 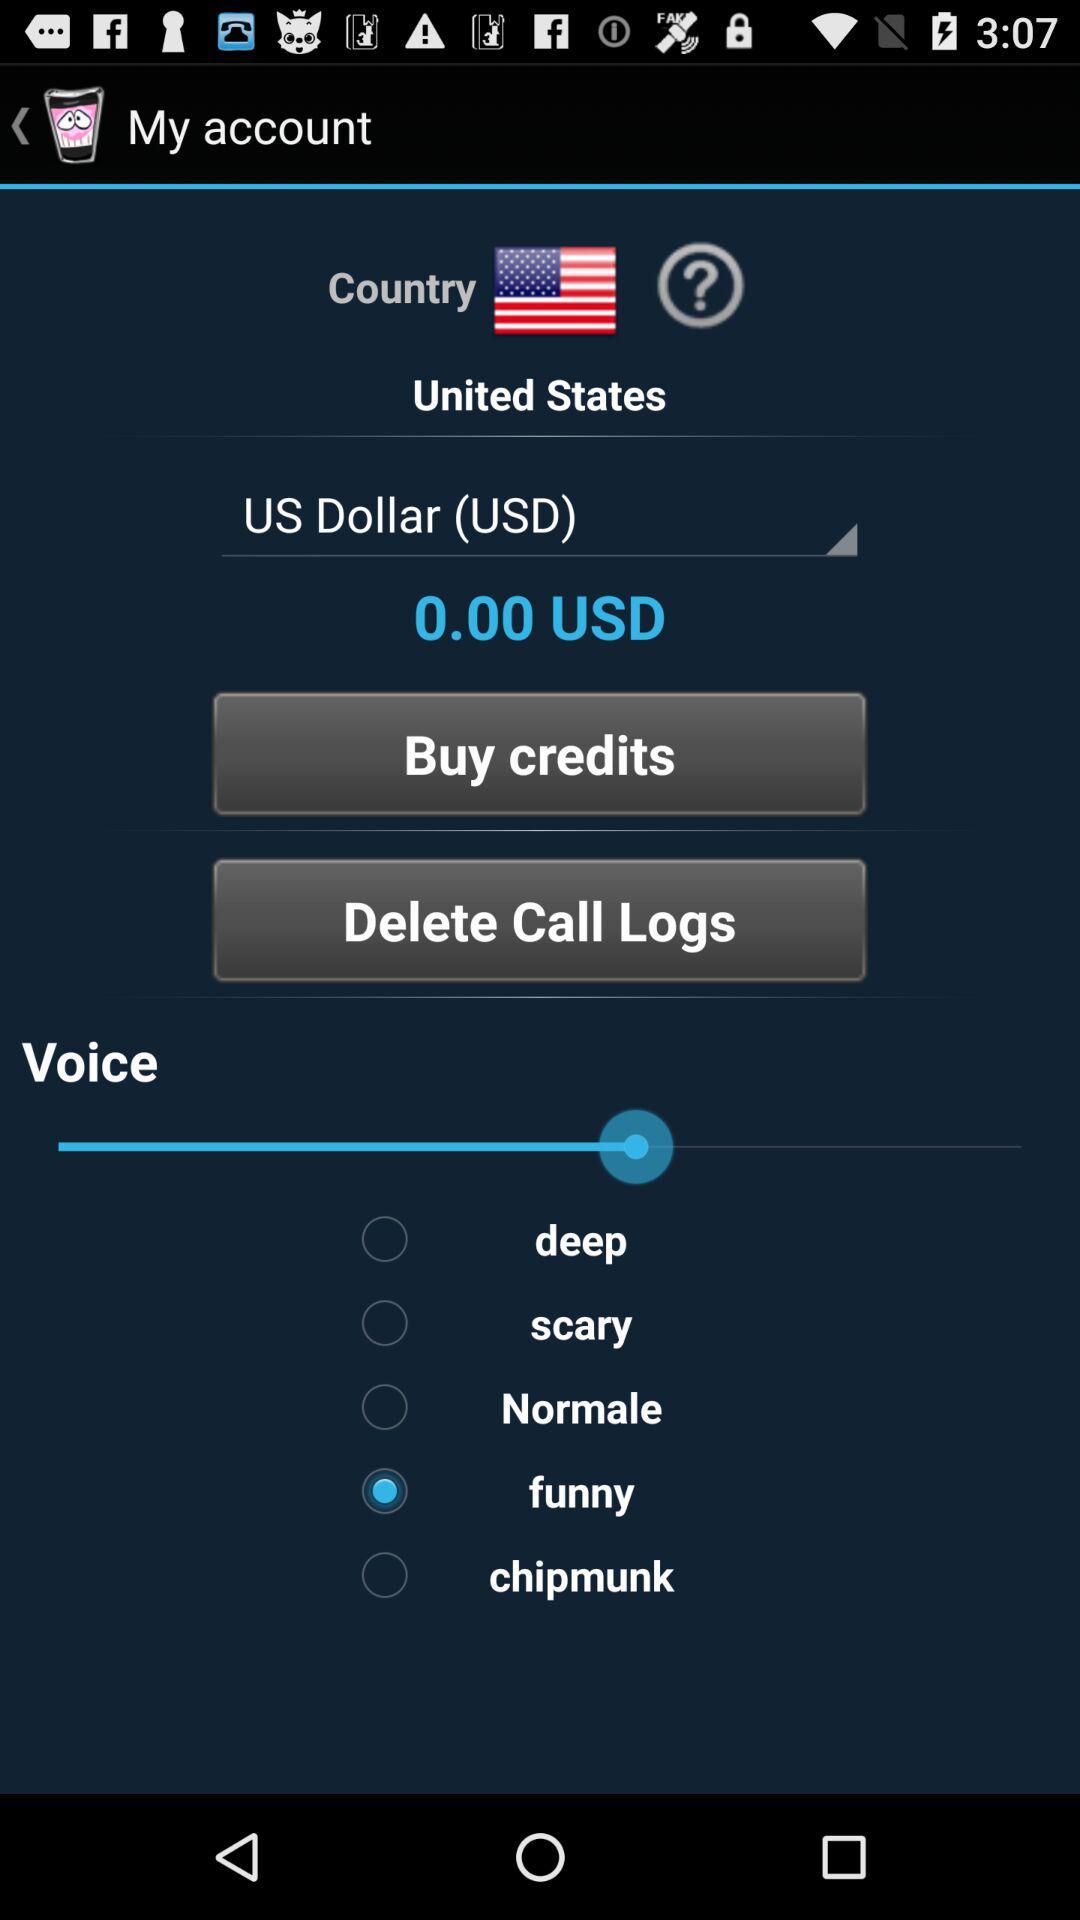 What do you see at coordinates (555, 311) in the screenshot?
I see `the national_flag icon` at bounding box center [555, 311].